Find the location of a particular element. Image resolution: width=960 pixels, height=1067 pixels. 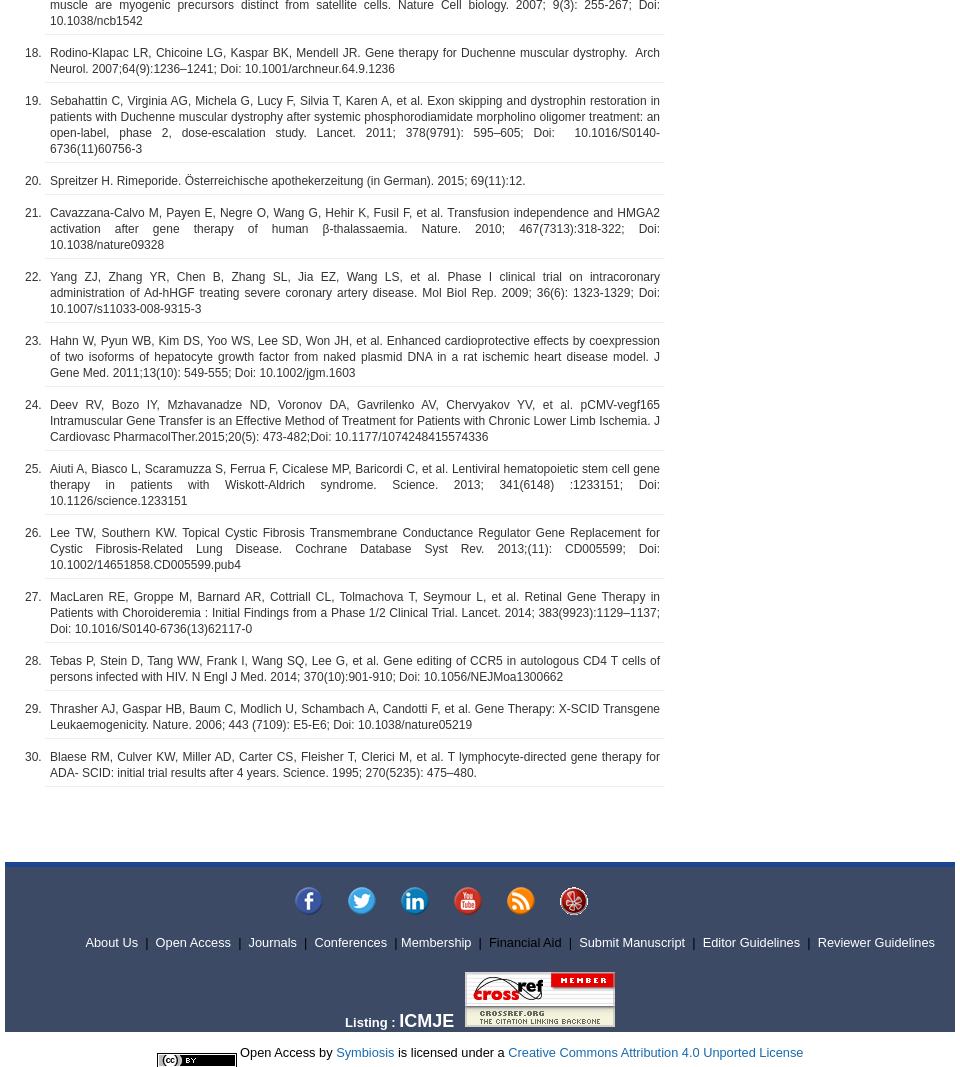

'Yang ZJ, Zhang  YR, Chen B, Zhang SL, Jia EZ, Wang LS, et al. Phase I clinical  trial on intracoronary administration of Ad-hHGF treating severe coronary  artery disease. Mol Biol Rep. 2009; 36(6): 1323-1329; Doi: 10.1007/s11033-008-9315-3' is located at coordinates (355, 292).